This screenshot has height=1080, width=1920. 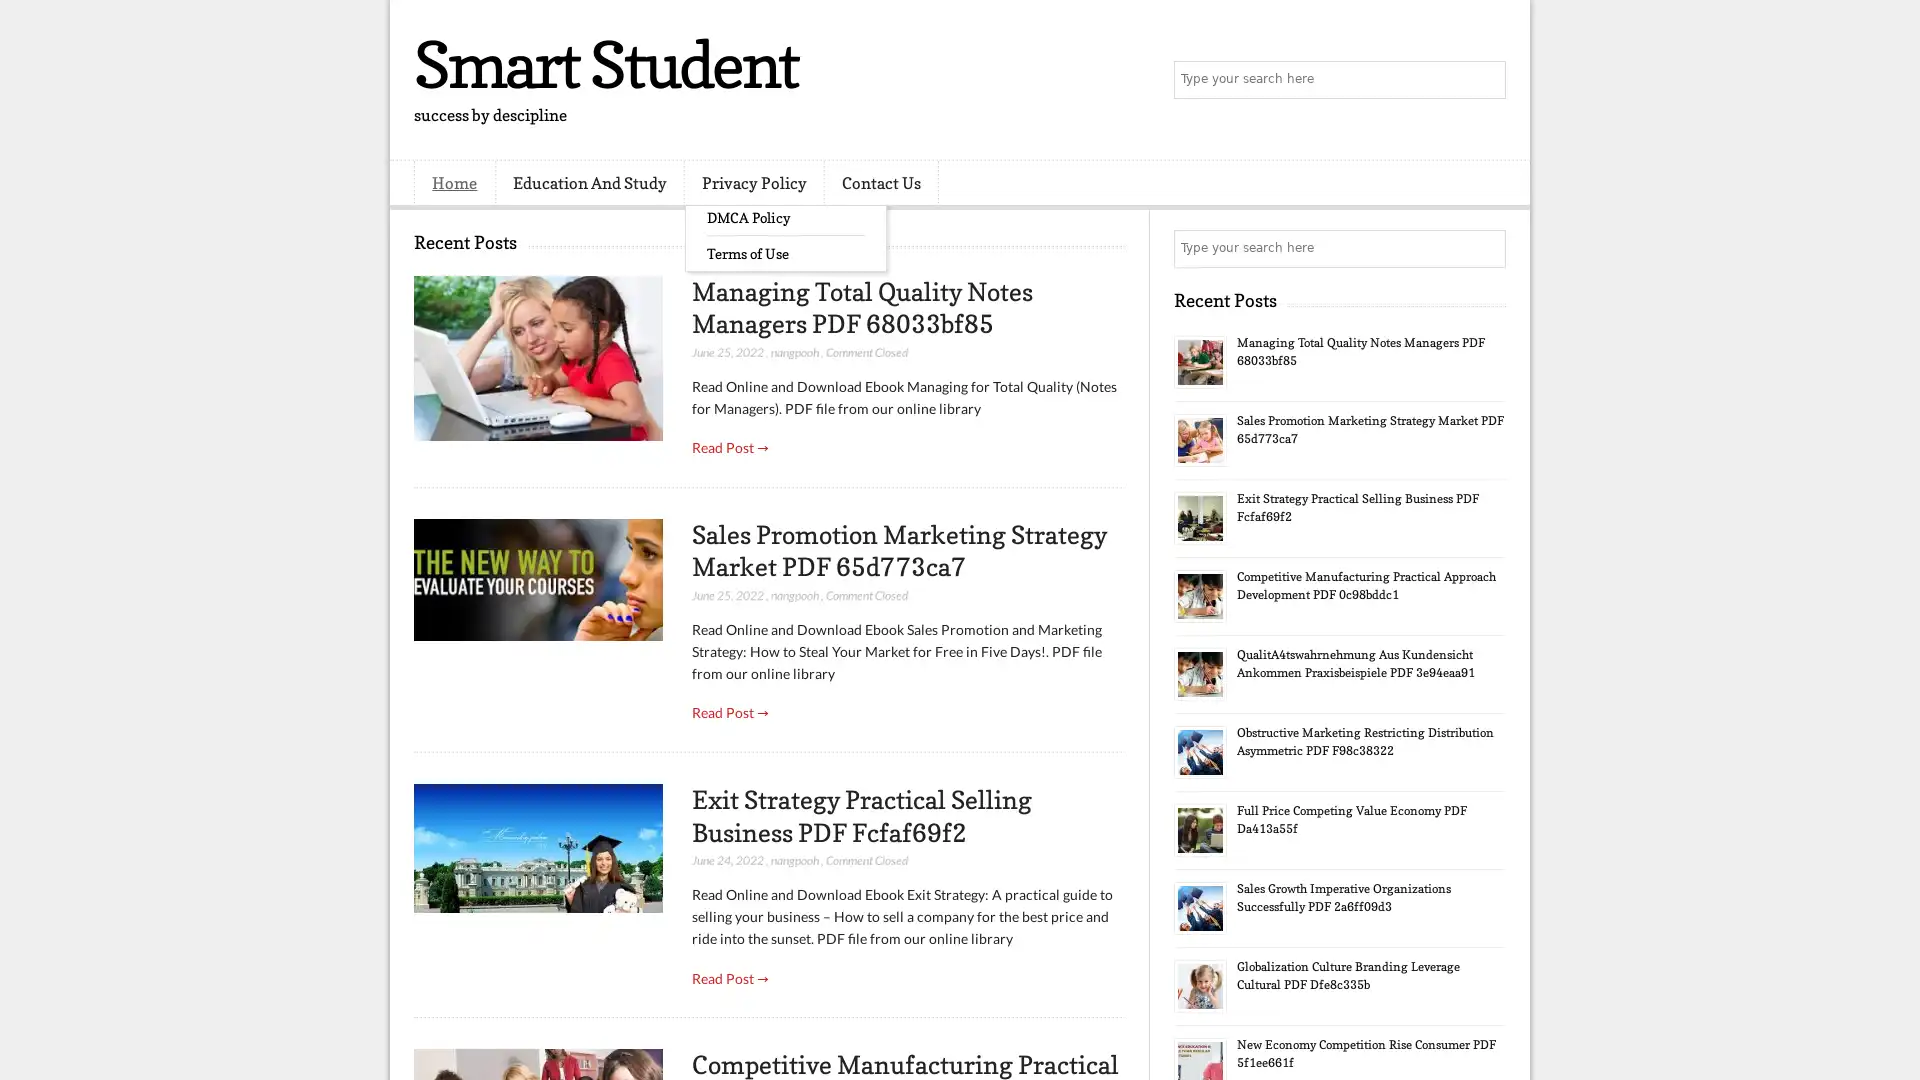 What do you see at coordinates (1485, 80) in the screenshot?
I see `Search` at bounding box center [1485, 80].